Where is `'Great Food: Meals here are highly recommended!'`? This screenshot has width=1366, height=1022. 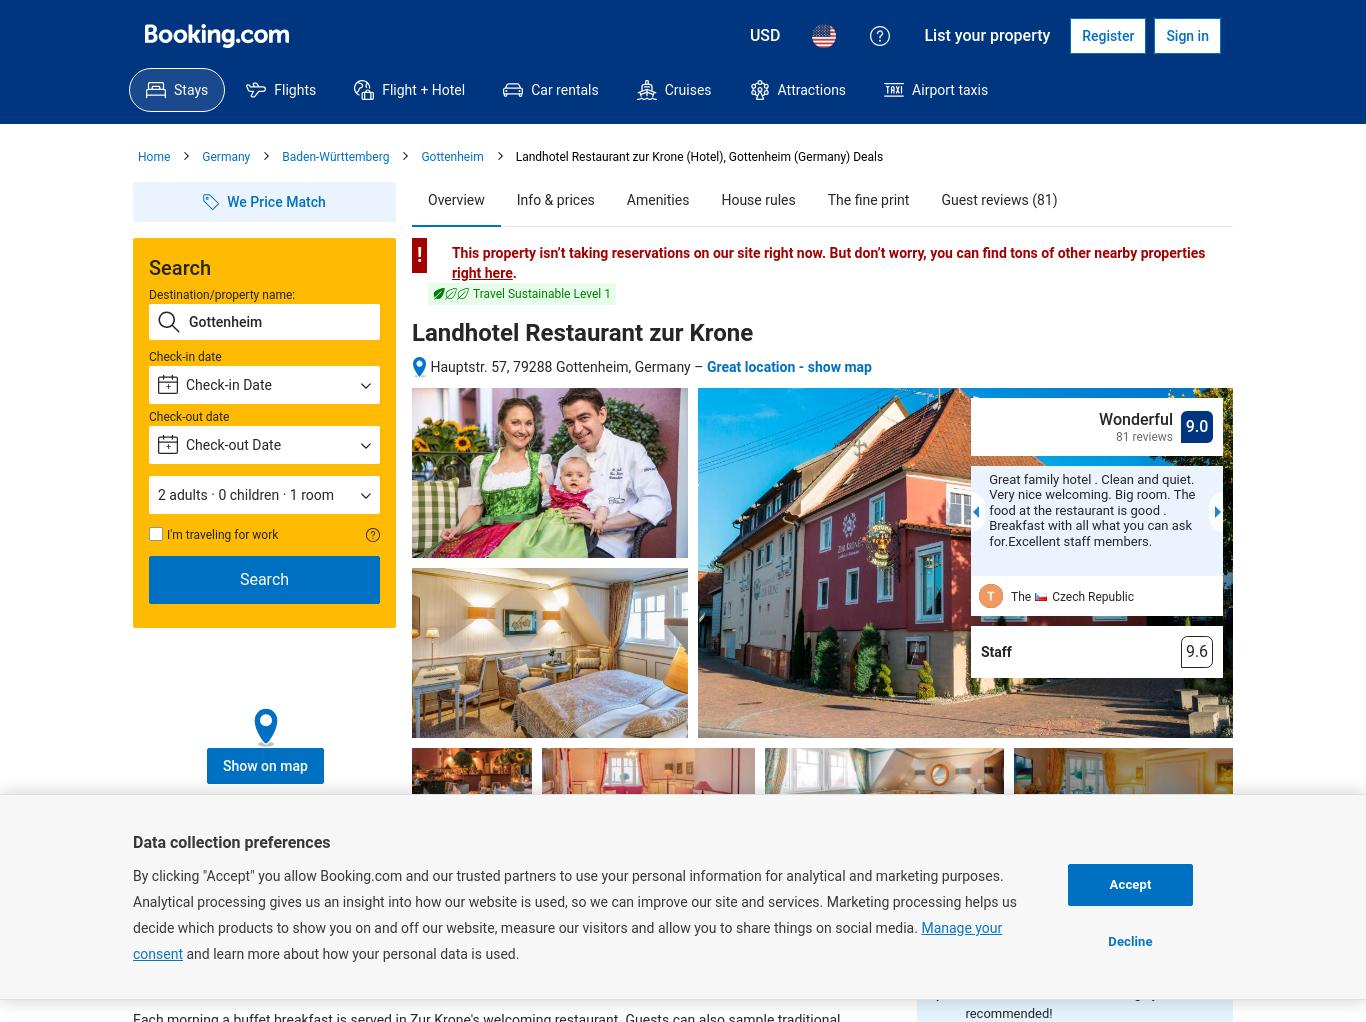
'Great Food: Meals here are highly recommended!' is located at coordinates (964, 1003).